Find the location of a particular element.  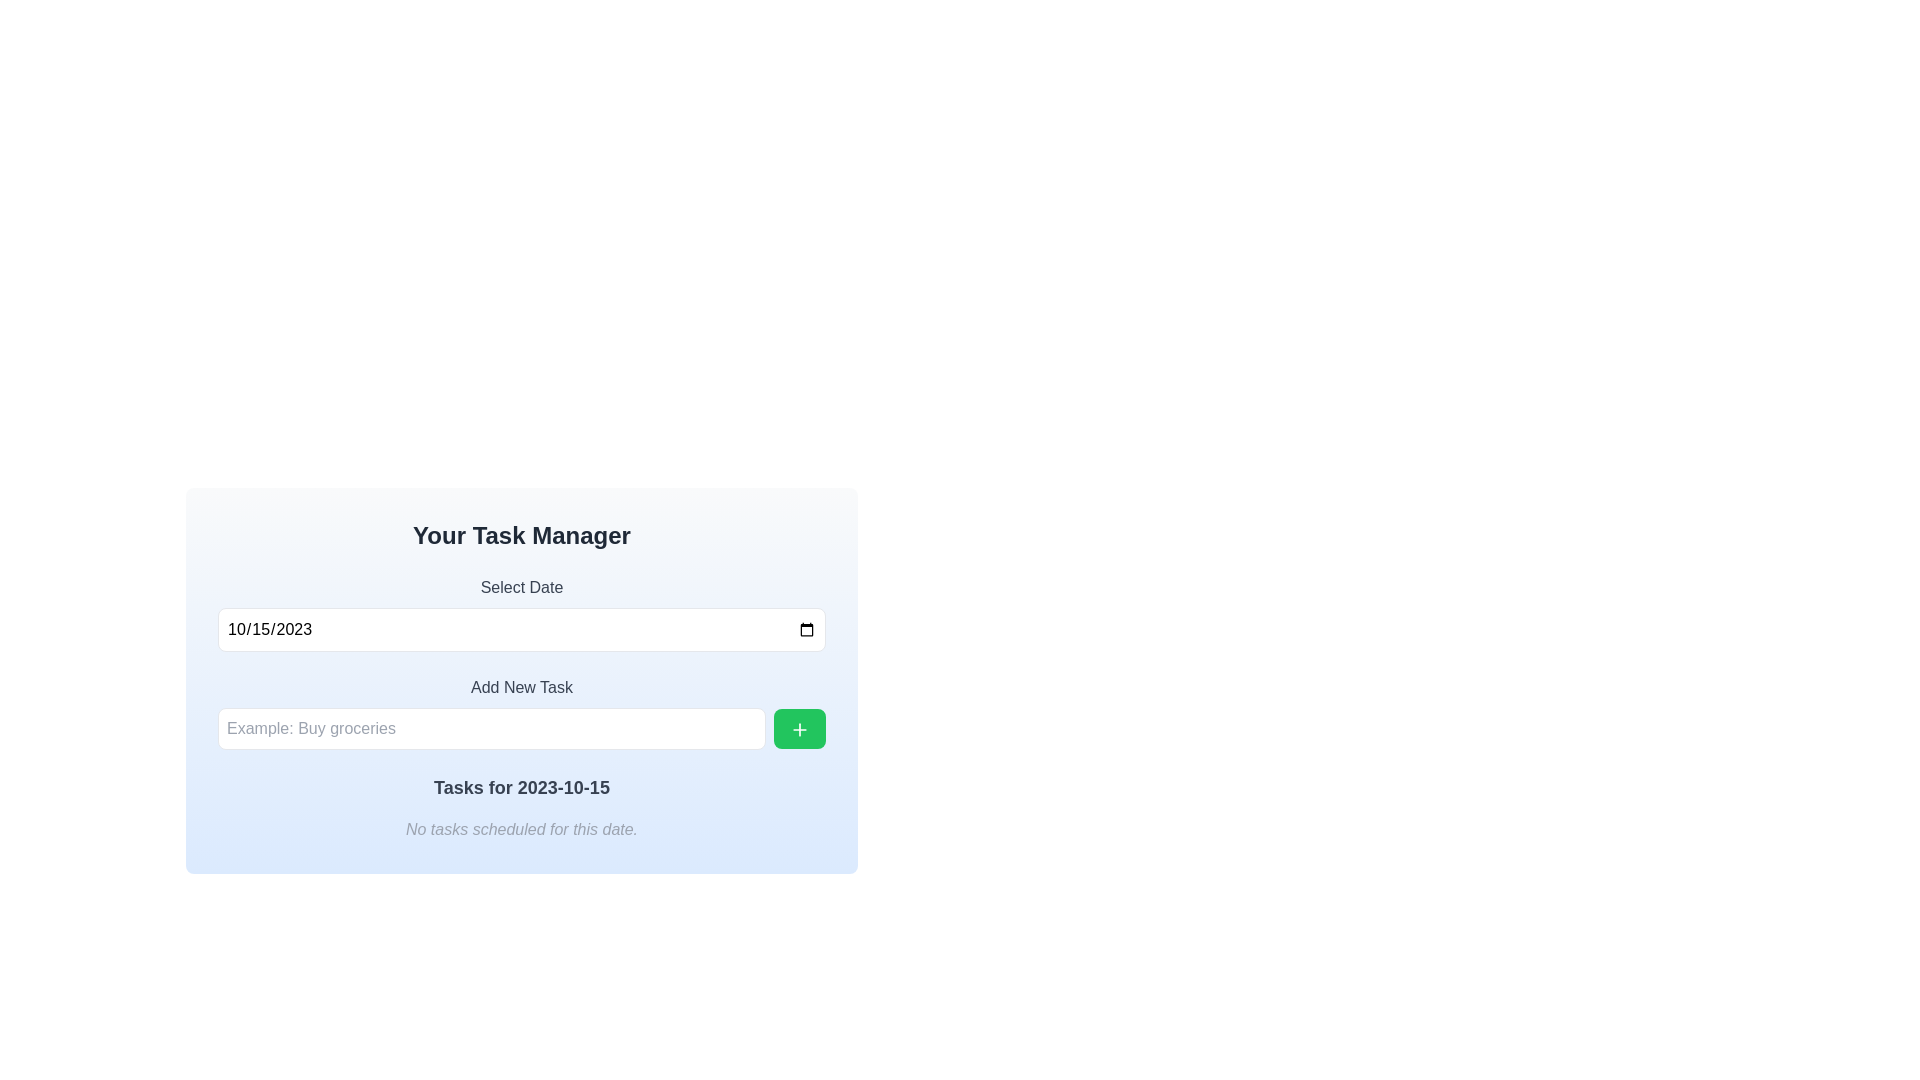

the button located to the right of the input field with the placeholder text 'Example: Buy groceries' in the 'Add New Task' section is located at coordinates (800, 729).